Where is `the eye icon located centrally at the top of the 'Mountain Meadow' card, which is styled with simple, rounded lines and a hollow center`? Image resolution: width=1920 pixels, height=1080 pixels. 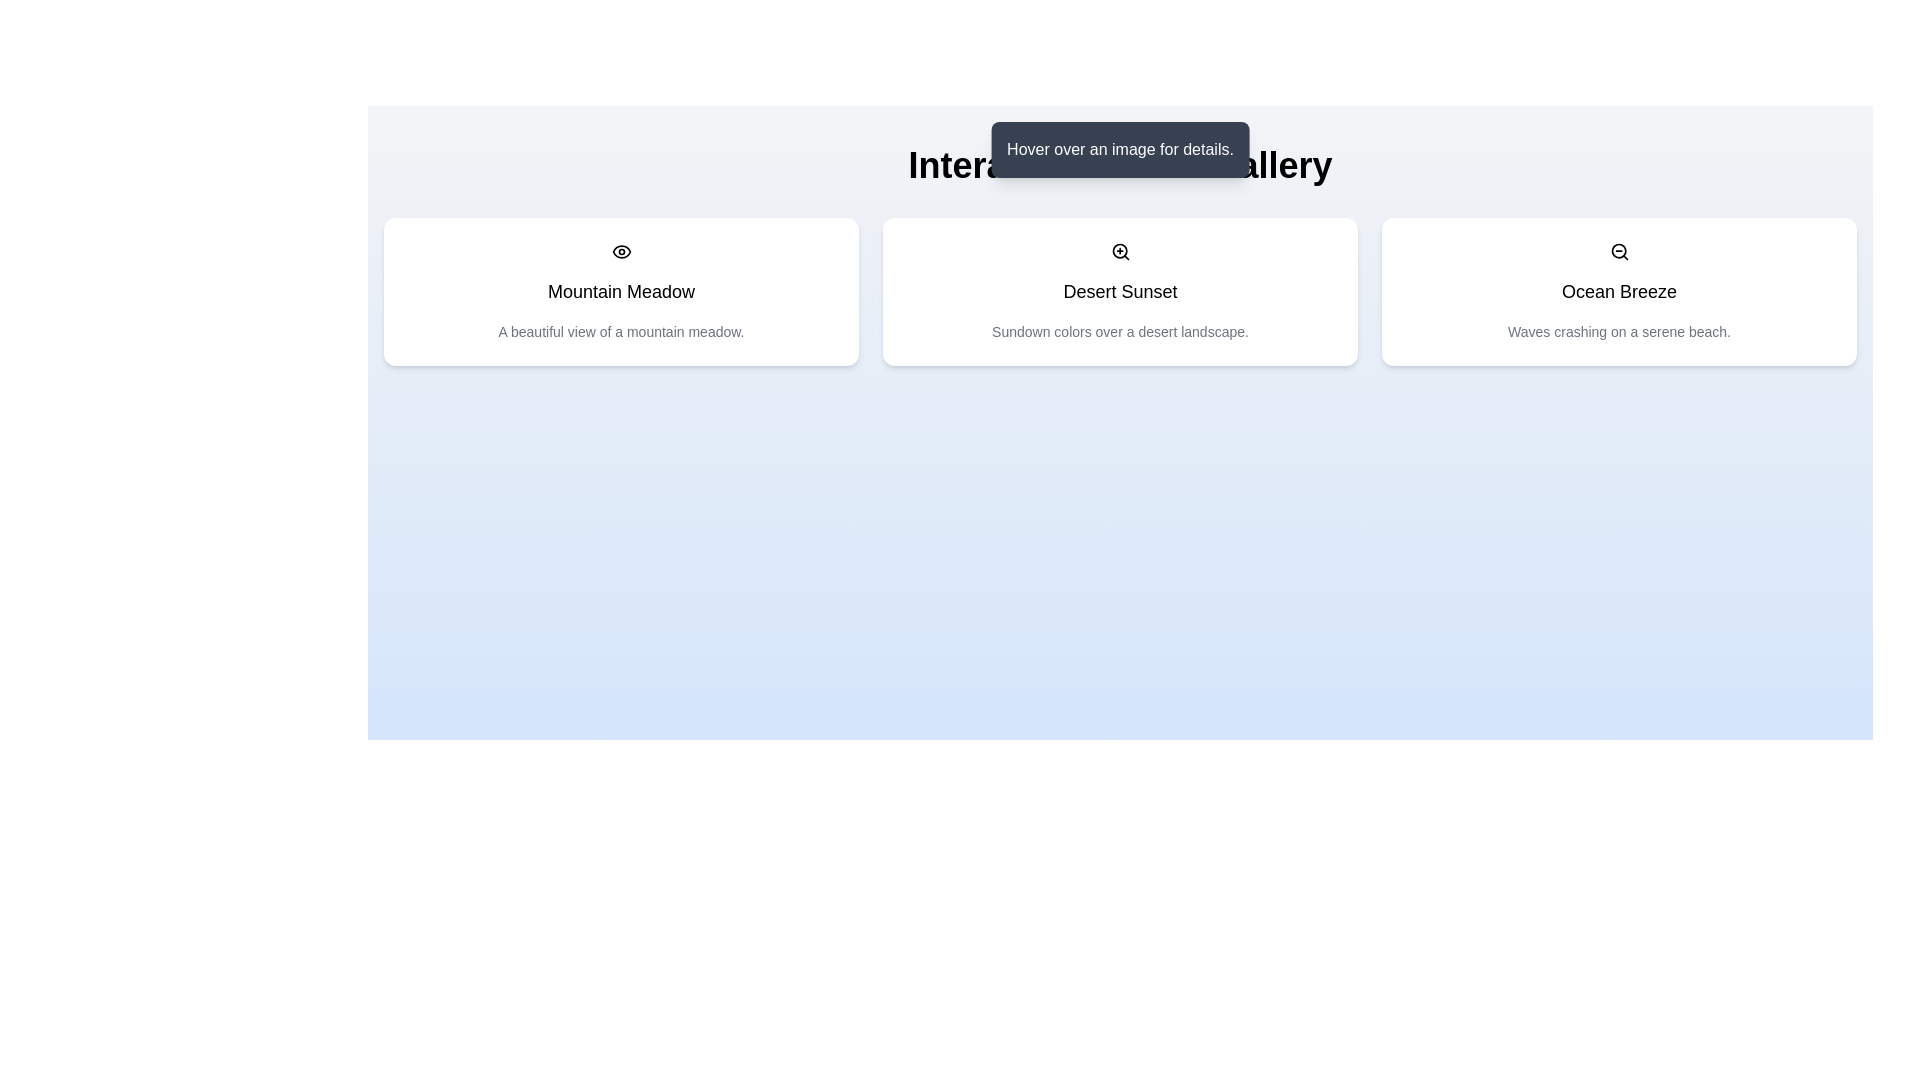
the eye icon located centrally at the top of the 'Mountain Meadow' card, which is styled with simple, rounded lines and a hollow center is located at coordinates (620, 250).